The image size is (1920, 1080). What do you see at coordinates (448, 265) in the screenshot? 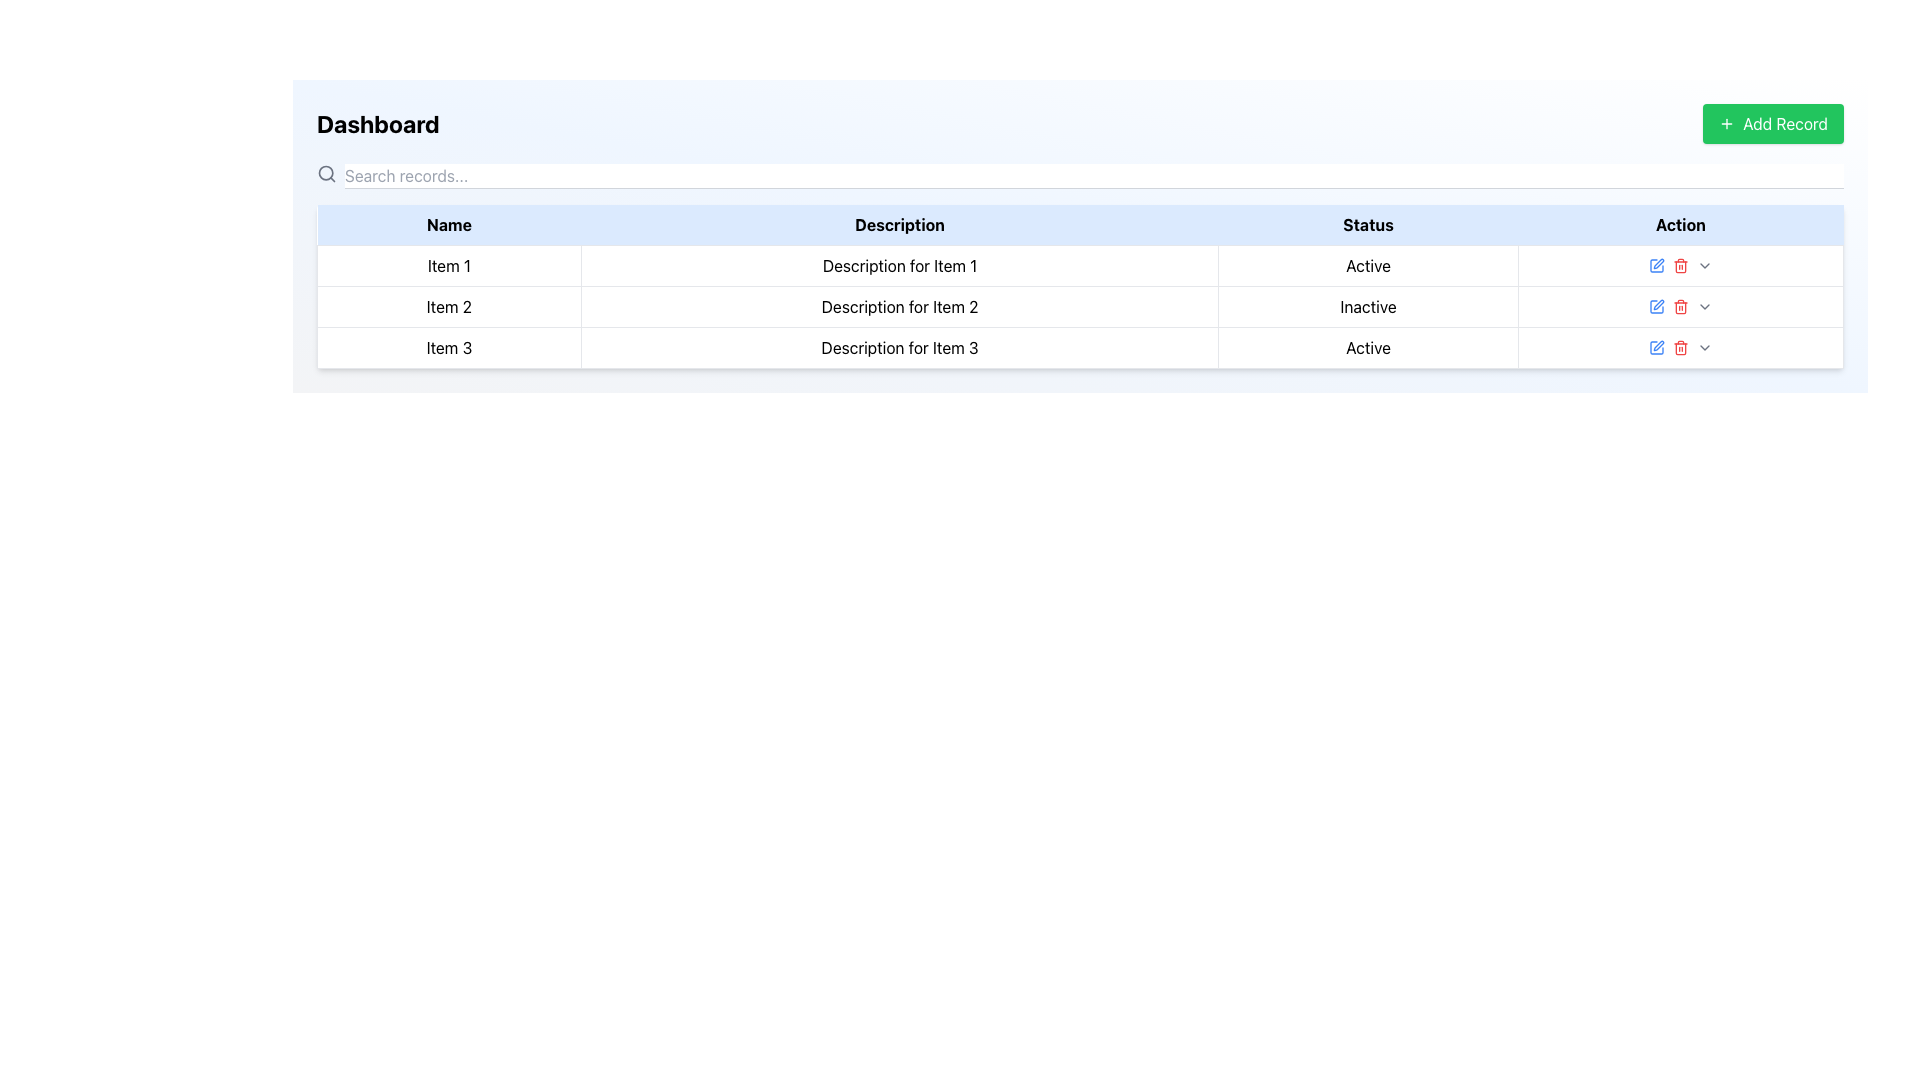
I see `the text label styled as a table cell that displays 'Item 1', located in the first row under the 'Name' column` at bounding box center [448, 265].